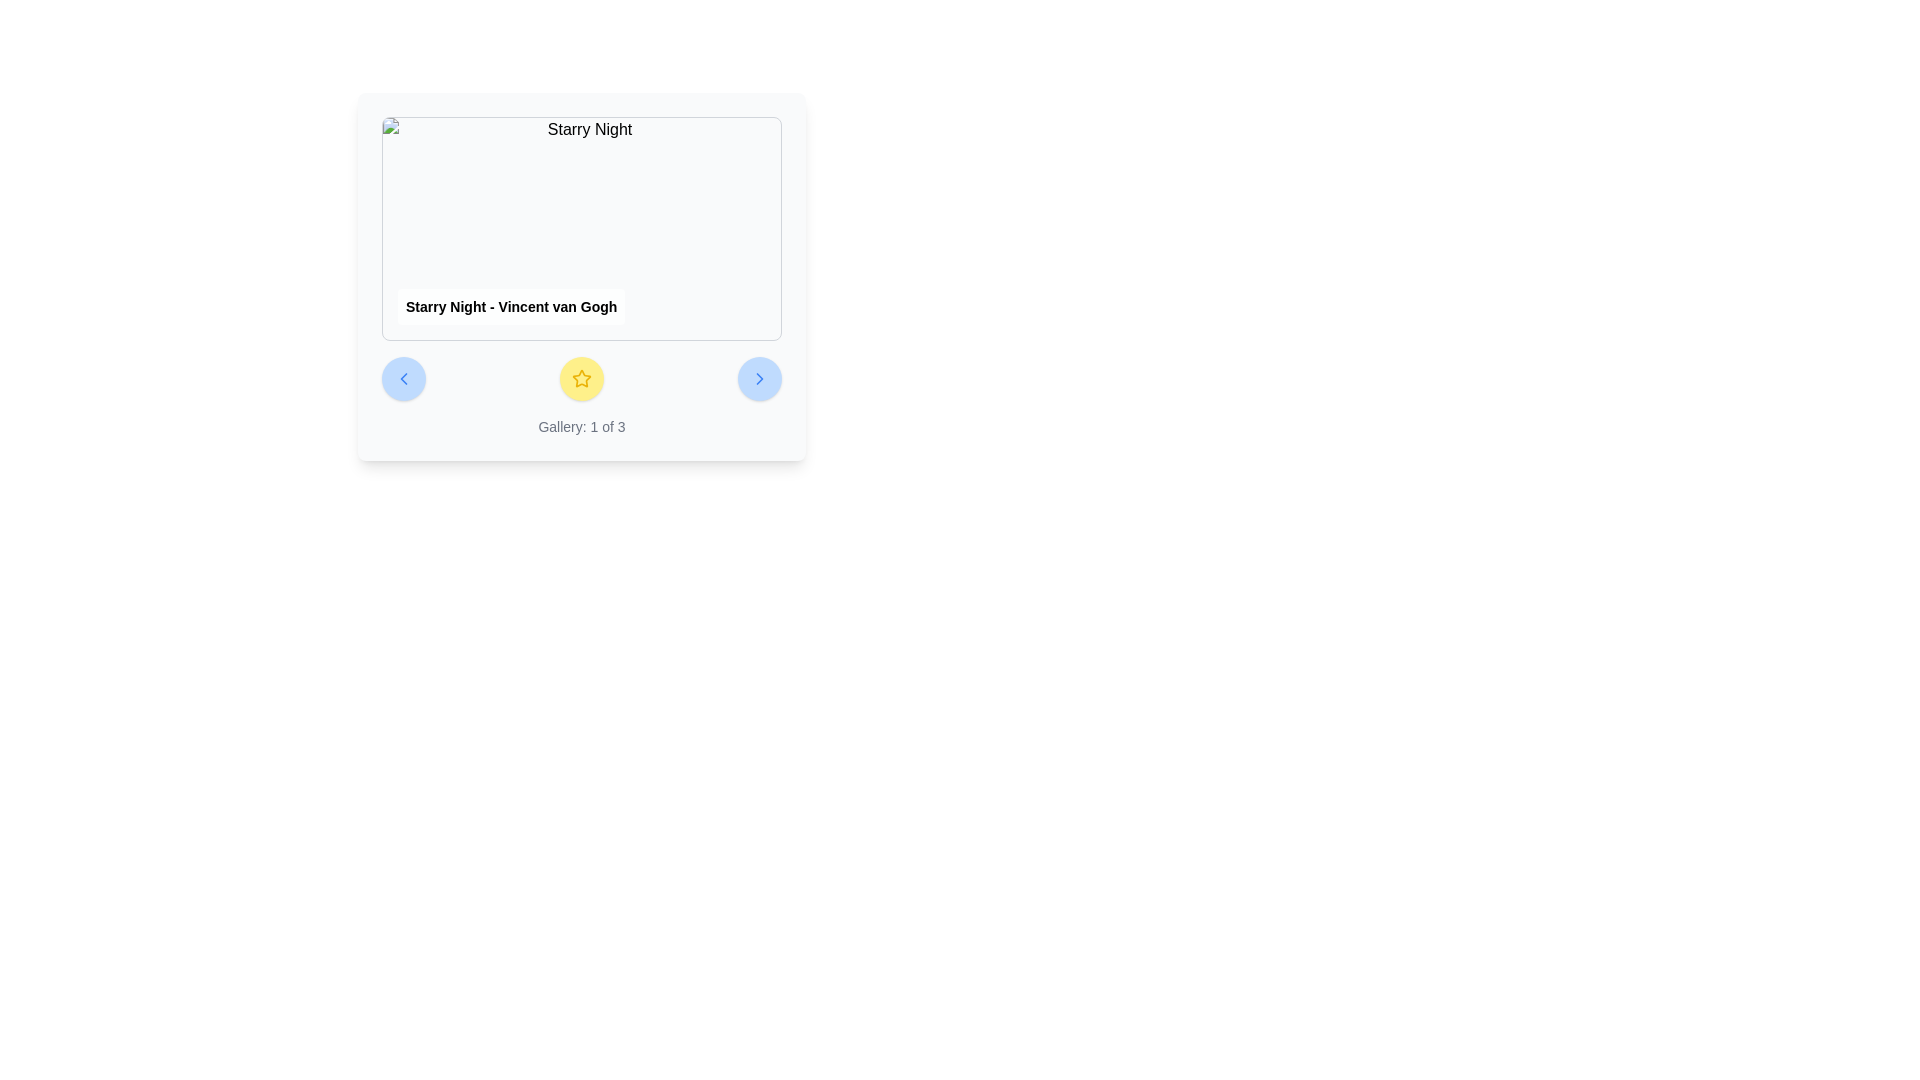 This screenshot has height=1080, width=1920. What do you see at coordinates (580, 378) in the screenshot?
I see `the middle circular button with a yellow background and a star icon to mark it as favorite` at bounding box center [580, 378].